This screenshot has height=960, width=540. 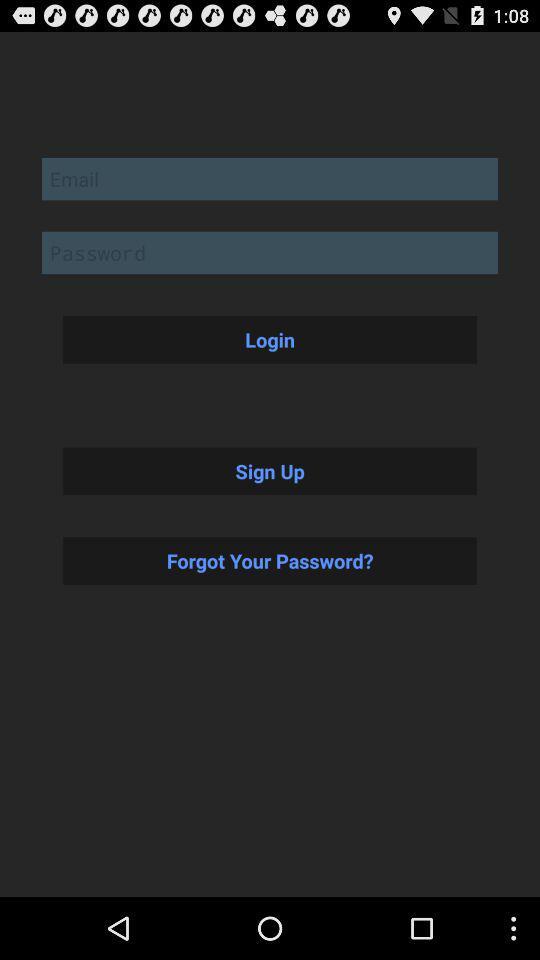 What do you see at coordinates (270, 251) in the screenshot?
I see `password` at bounding box center [270, 251].